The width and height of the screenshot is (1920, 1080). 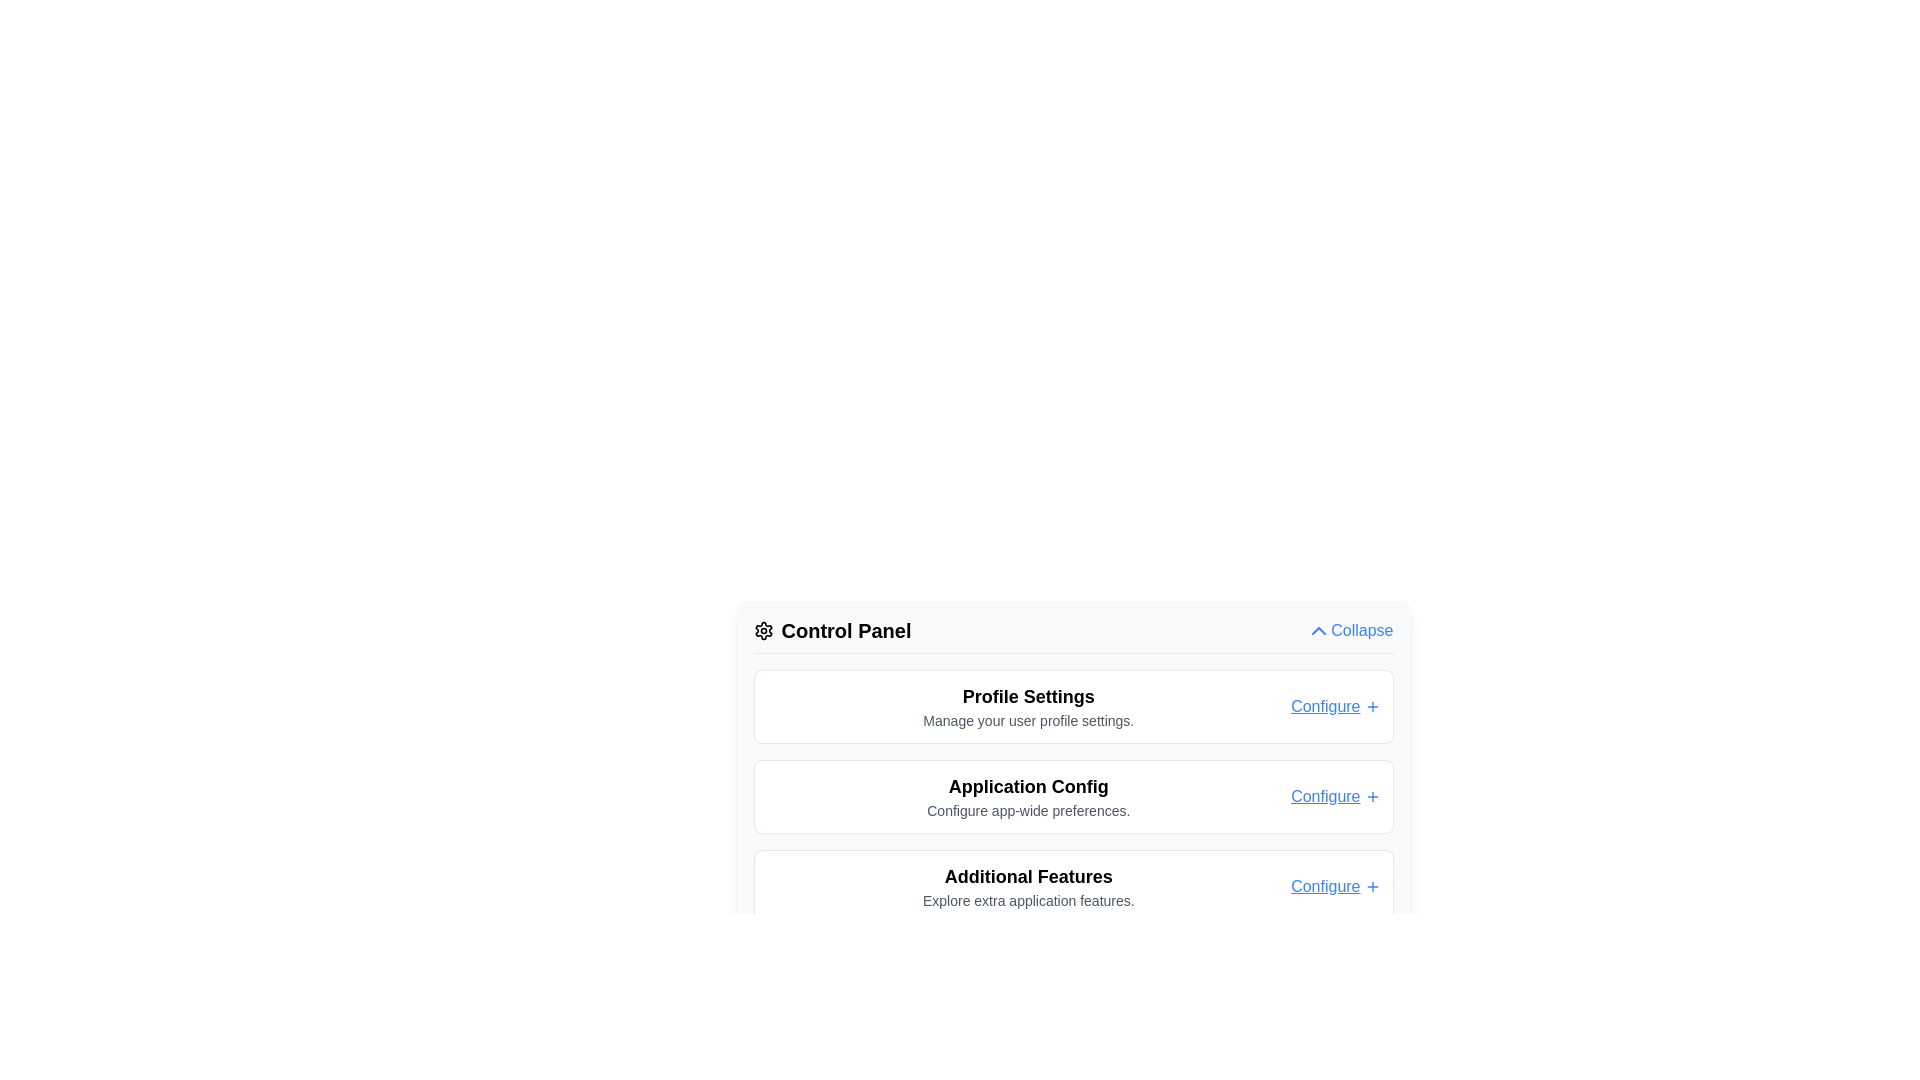 What do you see at coordinates (1072, 769) in the screenshot?
I see `the link in the Interactive Card with Title, Description, and Link located in the Control Panel section by` at bounding box center [1072, 769].